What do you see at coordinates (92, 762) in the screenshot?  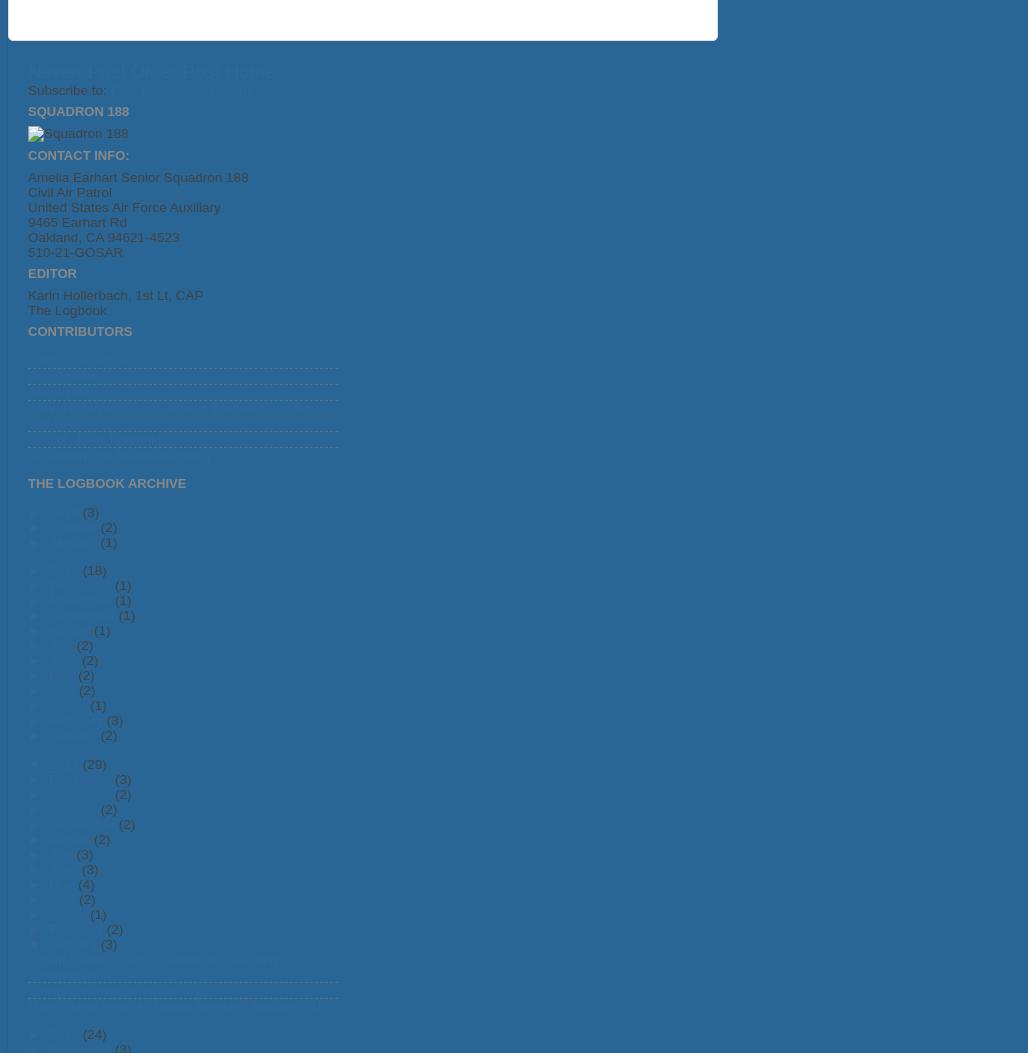 I see `'(29)'` at bounding box center [92, 762].